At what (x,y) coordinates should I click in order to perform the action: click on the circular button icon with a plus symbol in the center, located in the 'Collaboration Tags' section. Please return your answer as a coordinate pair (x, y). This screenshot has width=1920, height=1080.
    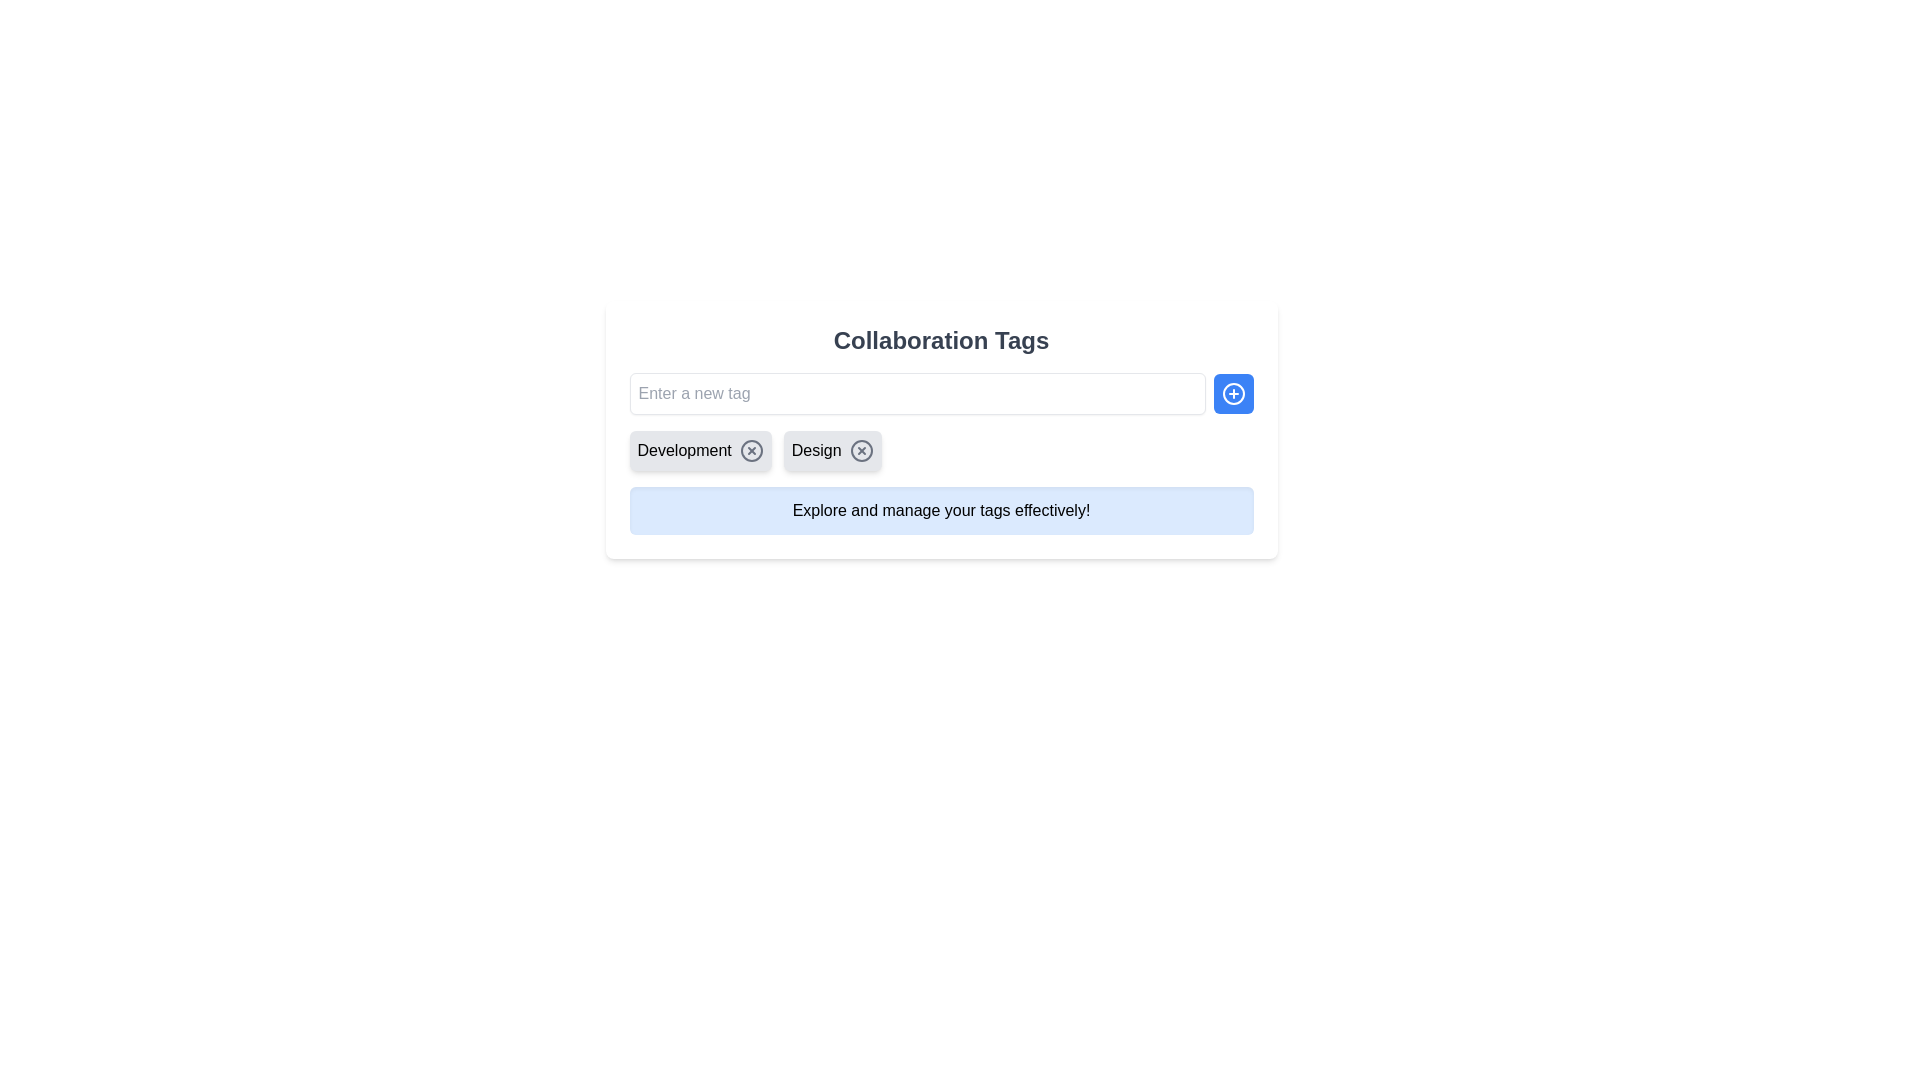
    Looking at the image, I should click on (1232, 393).